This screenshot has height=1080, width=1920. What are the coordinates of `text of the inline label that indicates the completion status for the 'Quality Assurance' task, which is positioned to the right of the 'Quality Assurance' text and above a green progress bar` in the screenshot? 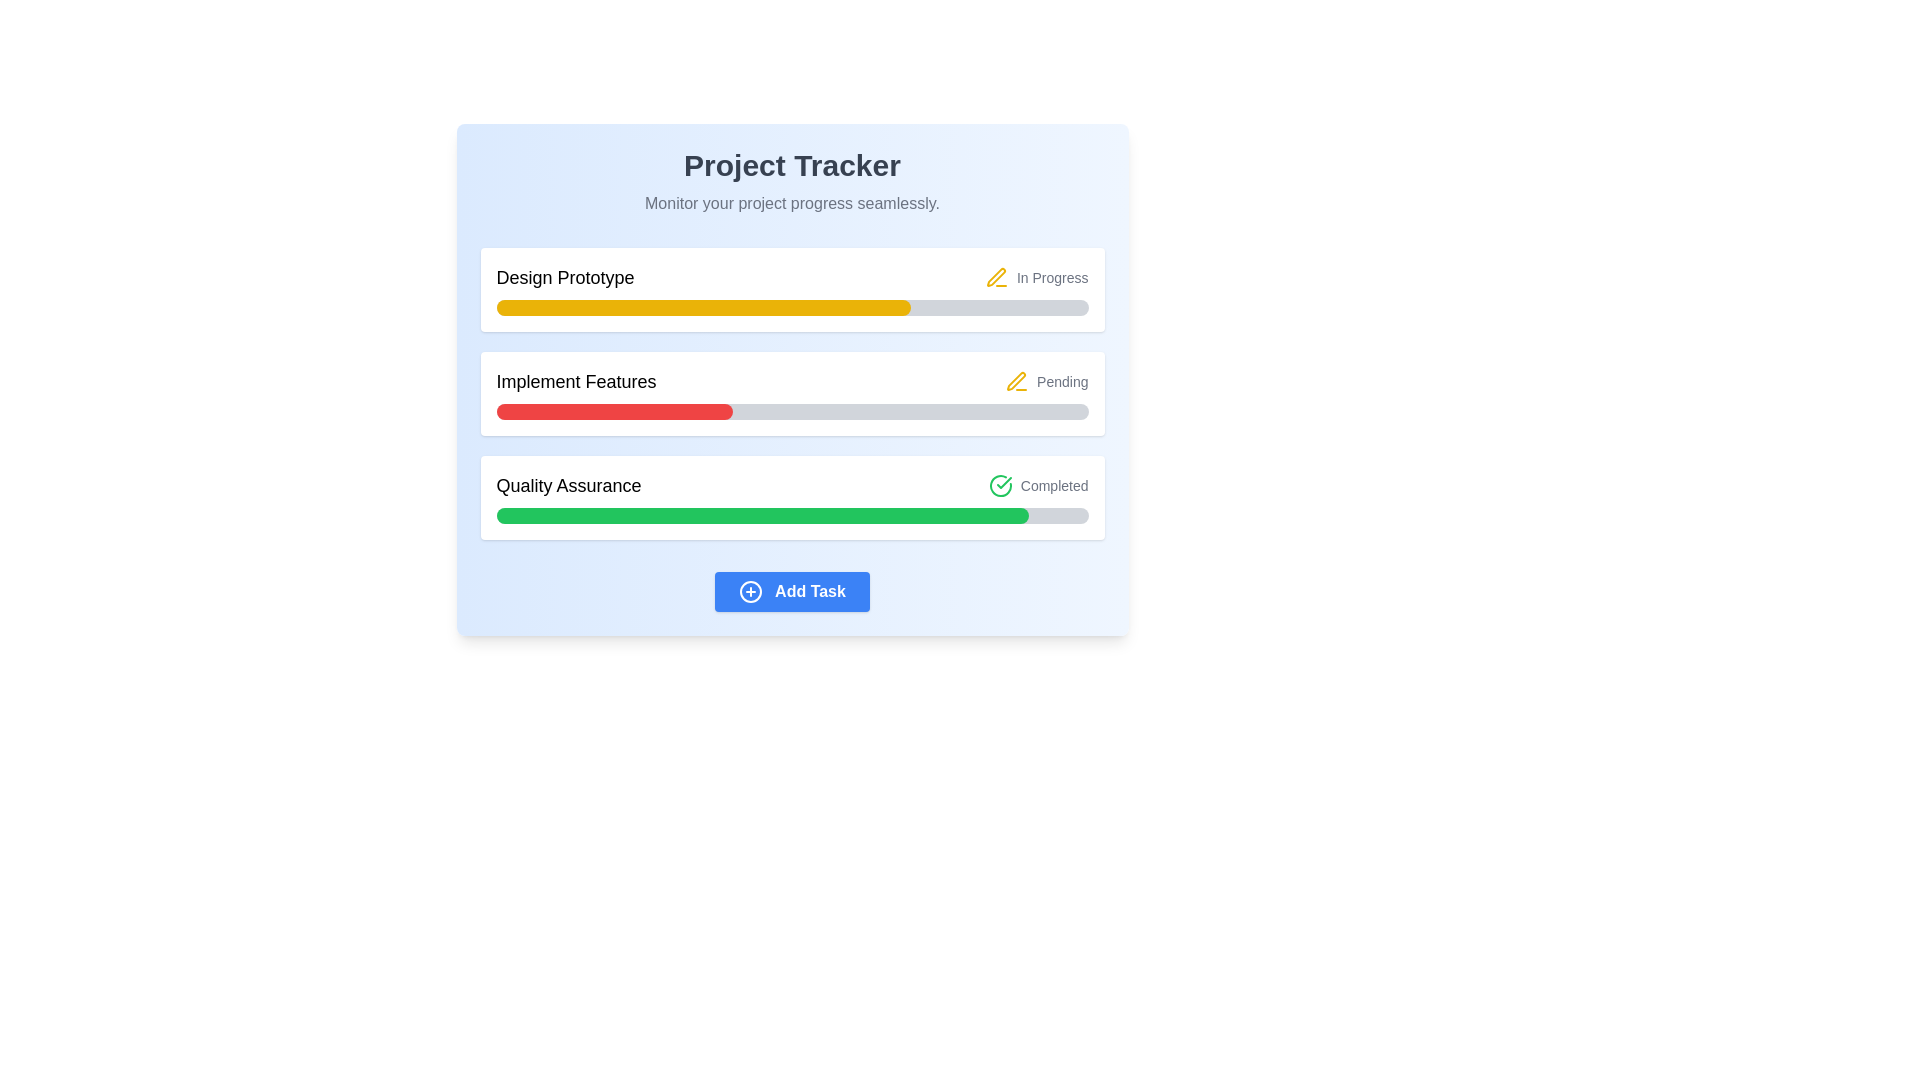 It's located at (1038, 486).